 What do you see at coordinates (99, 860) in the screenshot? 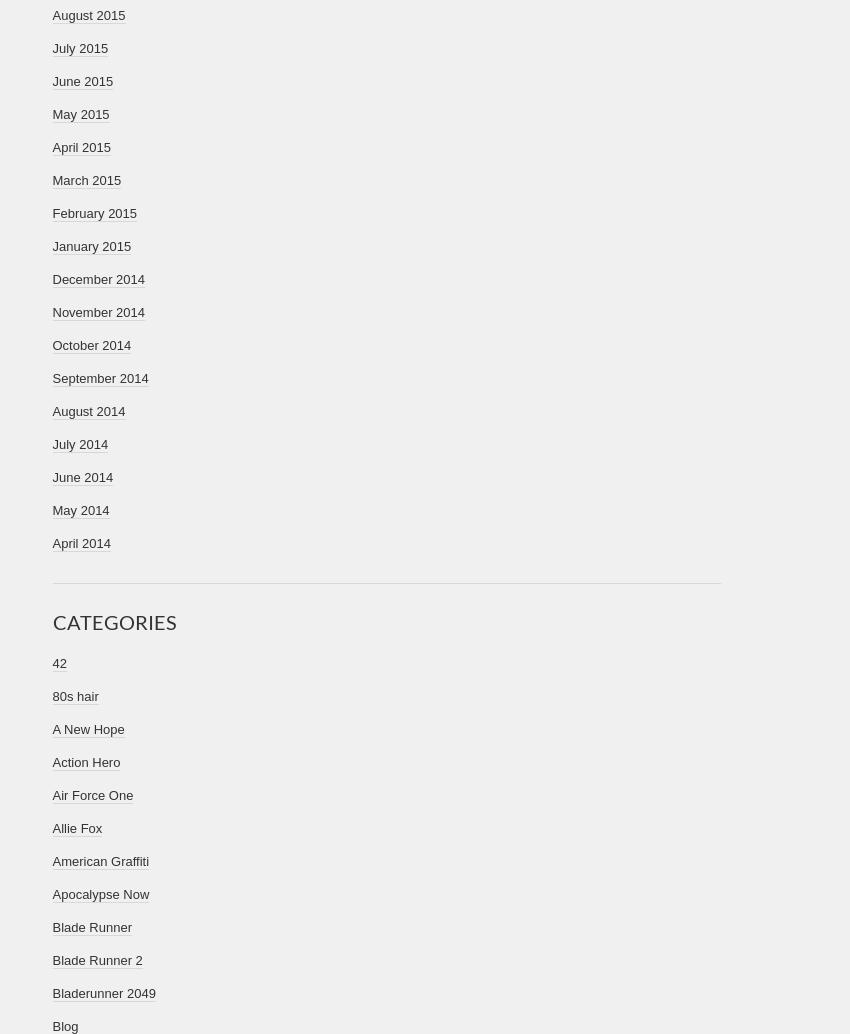
I see `'American Graffiti'` at bounding box center [99, 860].